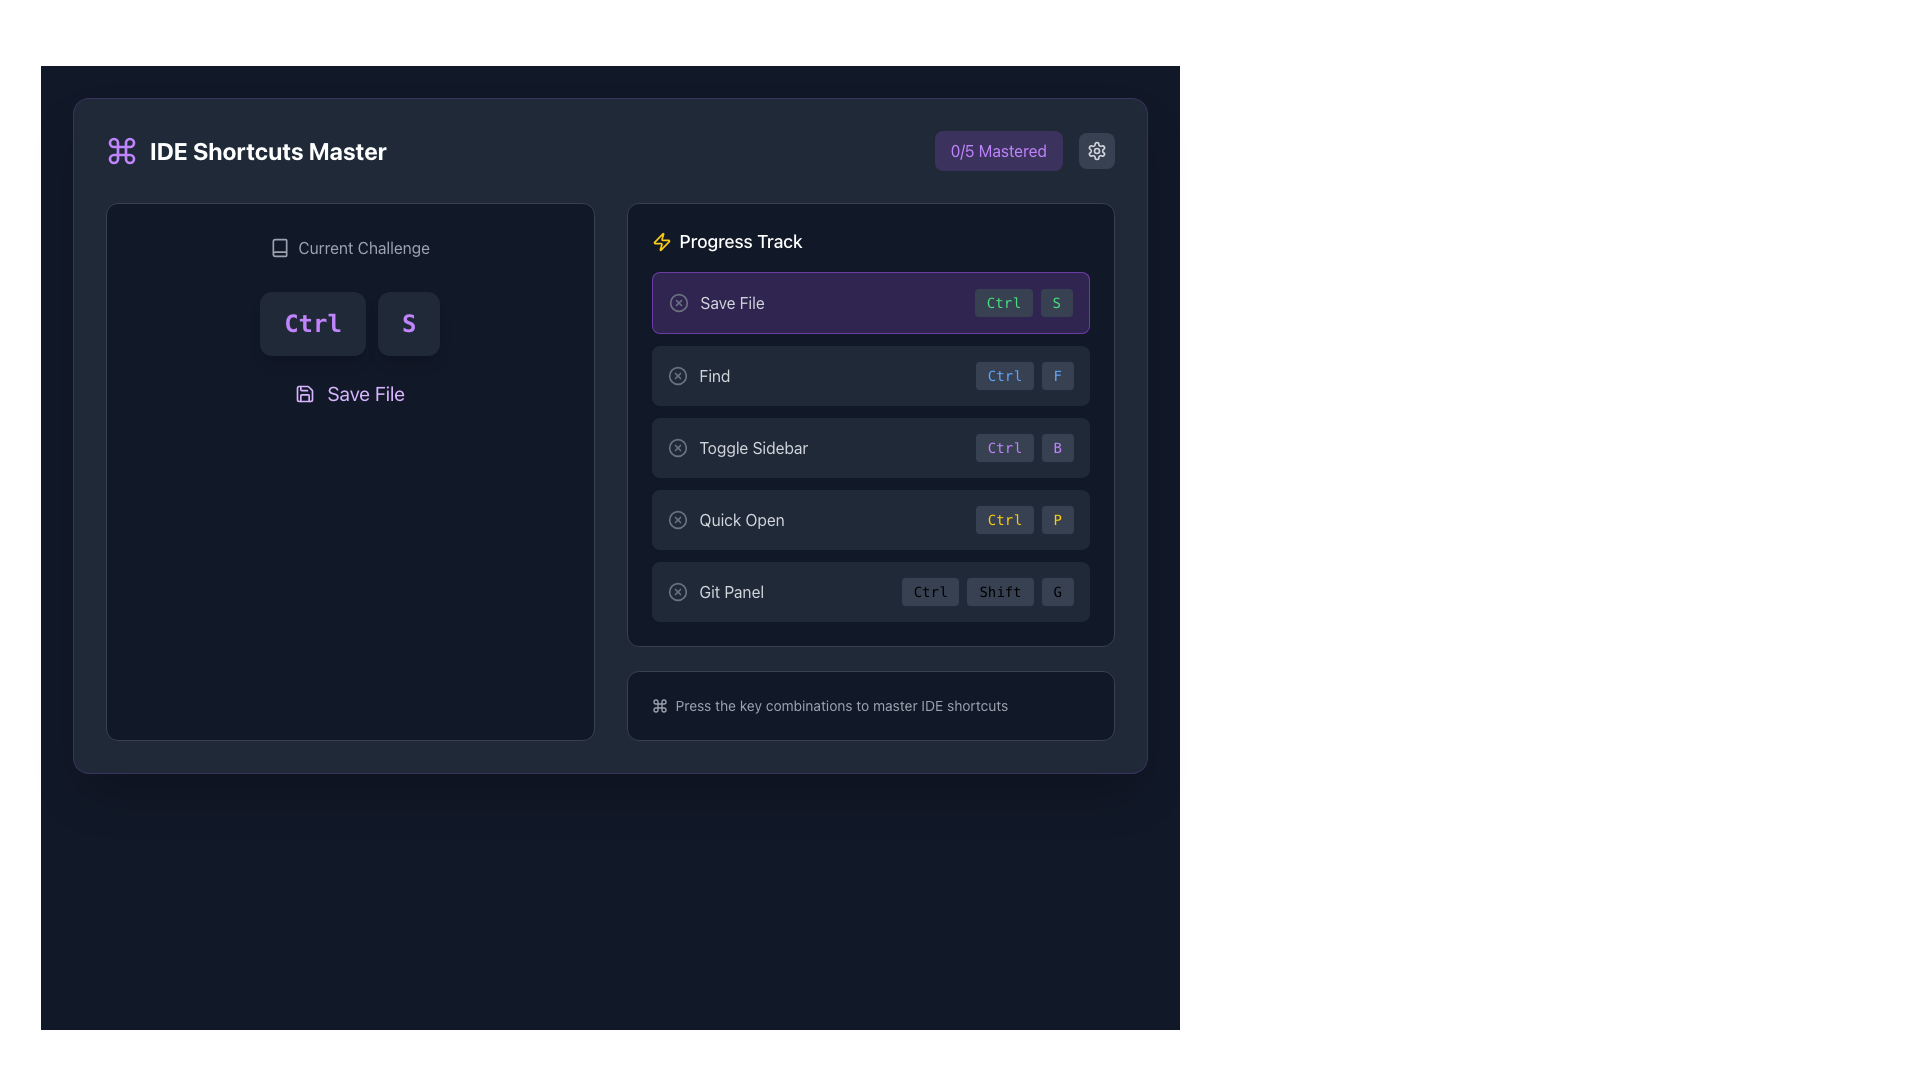  What do you see at coordinates (677, 446) in the screenshot?
I see `the toggle icon for the sidebar, which is positioned to the left of the textual label in the 'Toggle Sidebar' row` at bounding box center [677, 446].